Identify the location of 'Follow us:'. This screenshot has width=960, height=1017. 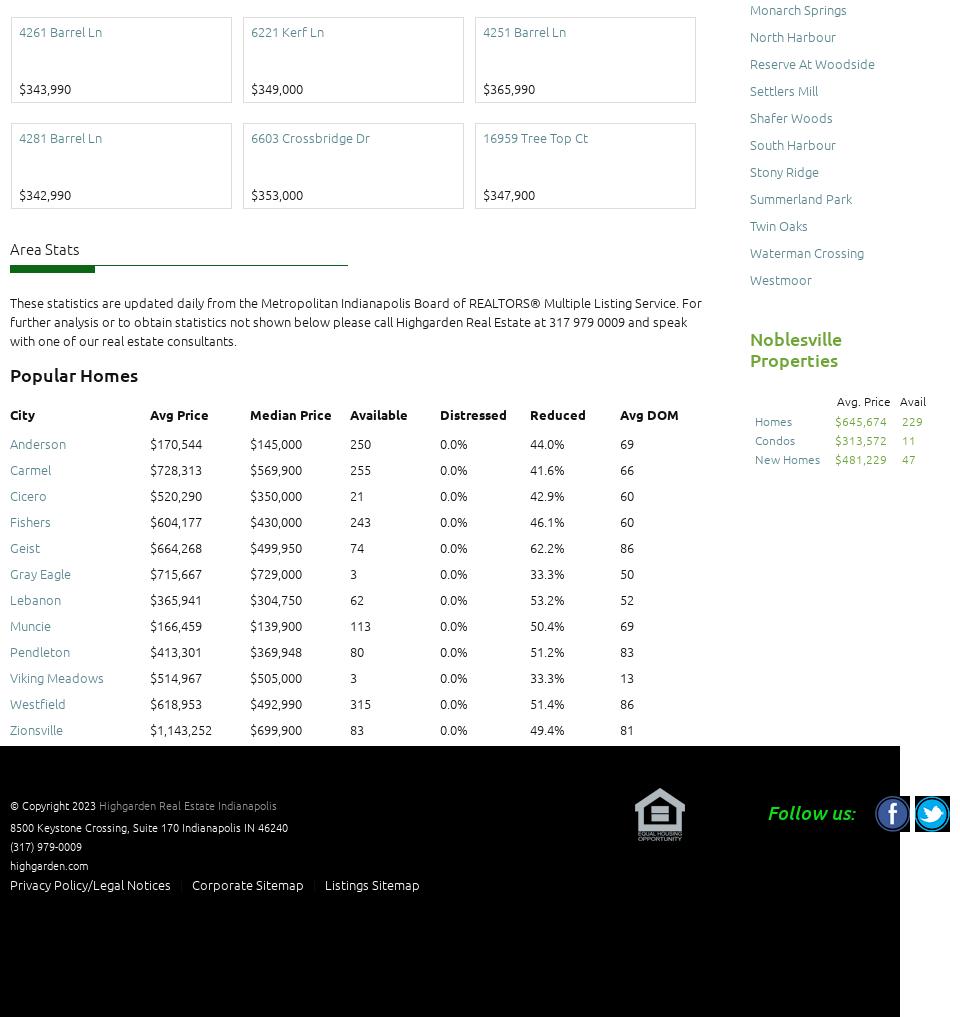
(811, 811).